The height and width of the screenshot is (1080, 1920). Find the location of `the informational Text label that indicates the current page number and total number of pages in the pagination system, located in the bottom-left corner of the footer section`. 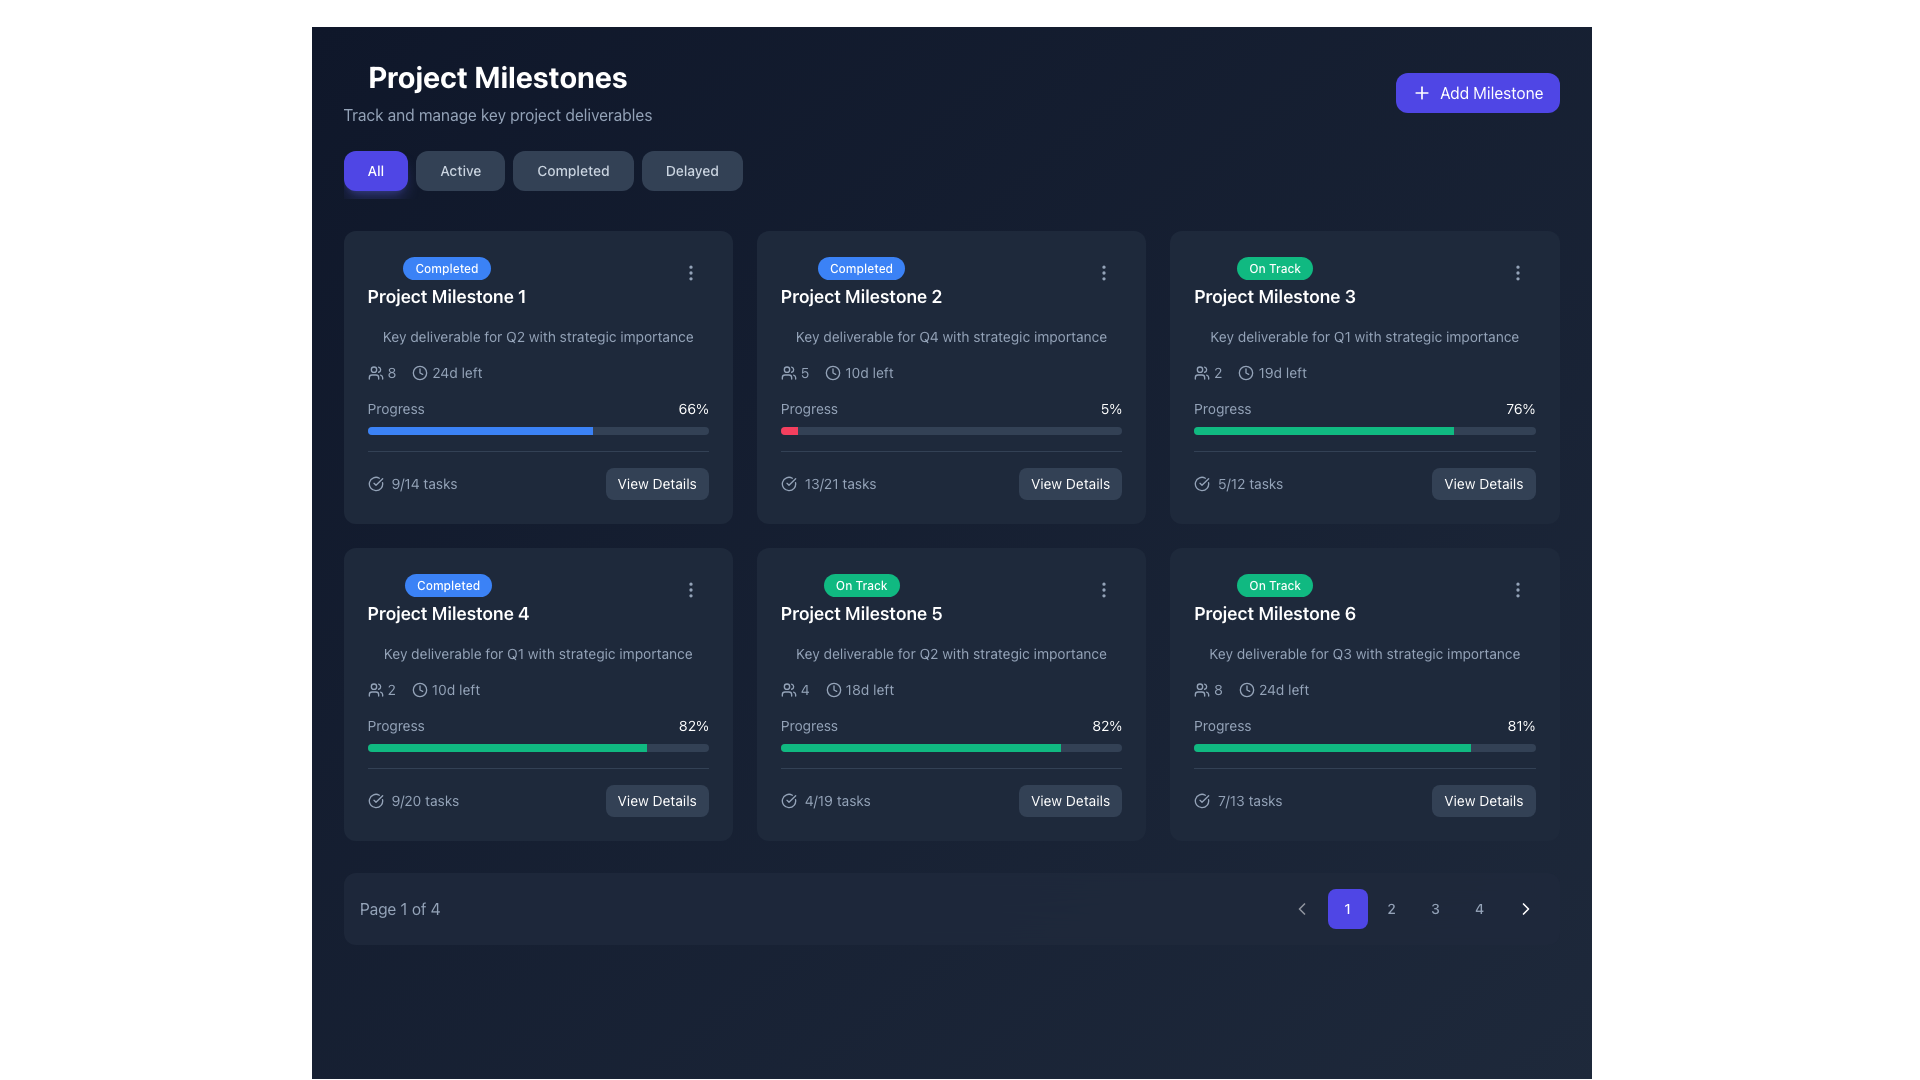

the informational Text label that indicates the current page number and total number of pages in the pagination system, located in the bottom-left corner of the footer section is located at coordinates (399, 909).